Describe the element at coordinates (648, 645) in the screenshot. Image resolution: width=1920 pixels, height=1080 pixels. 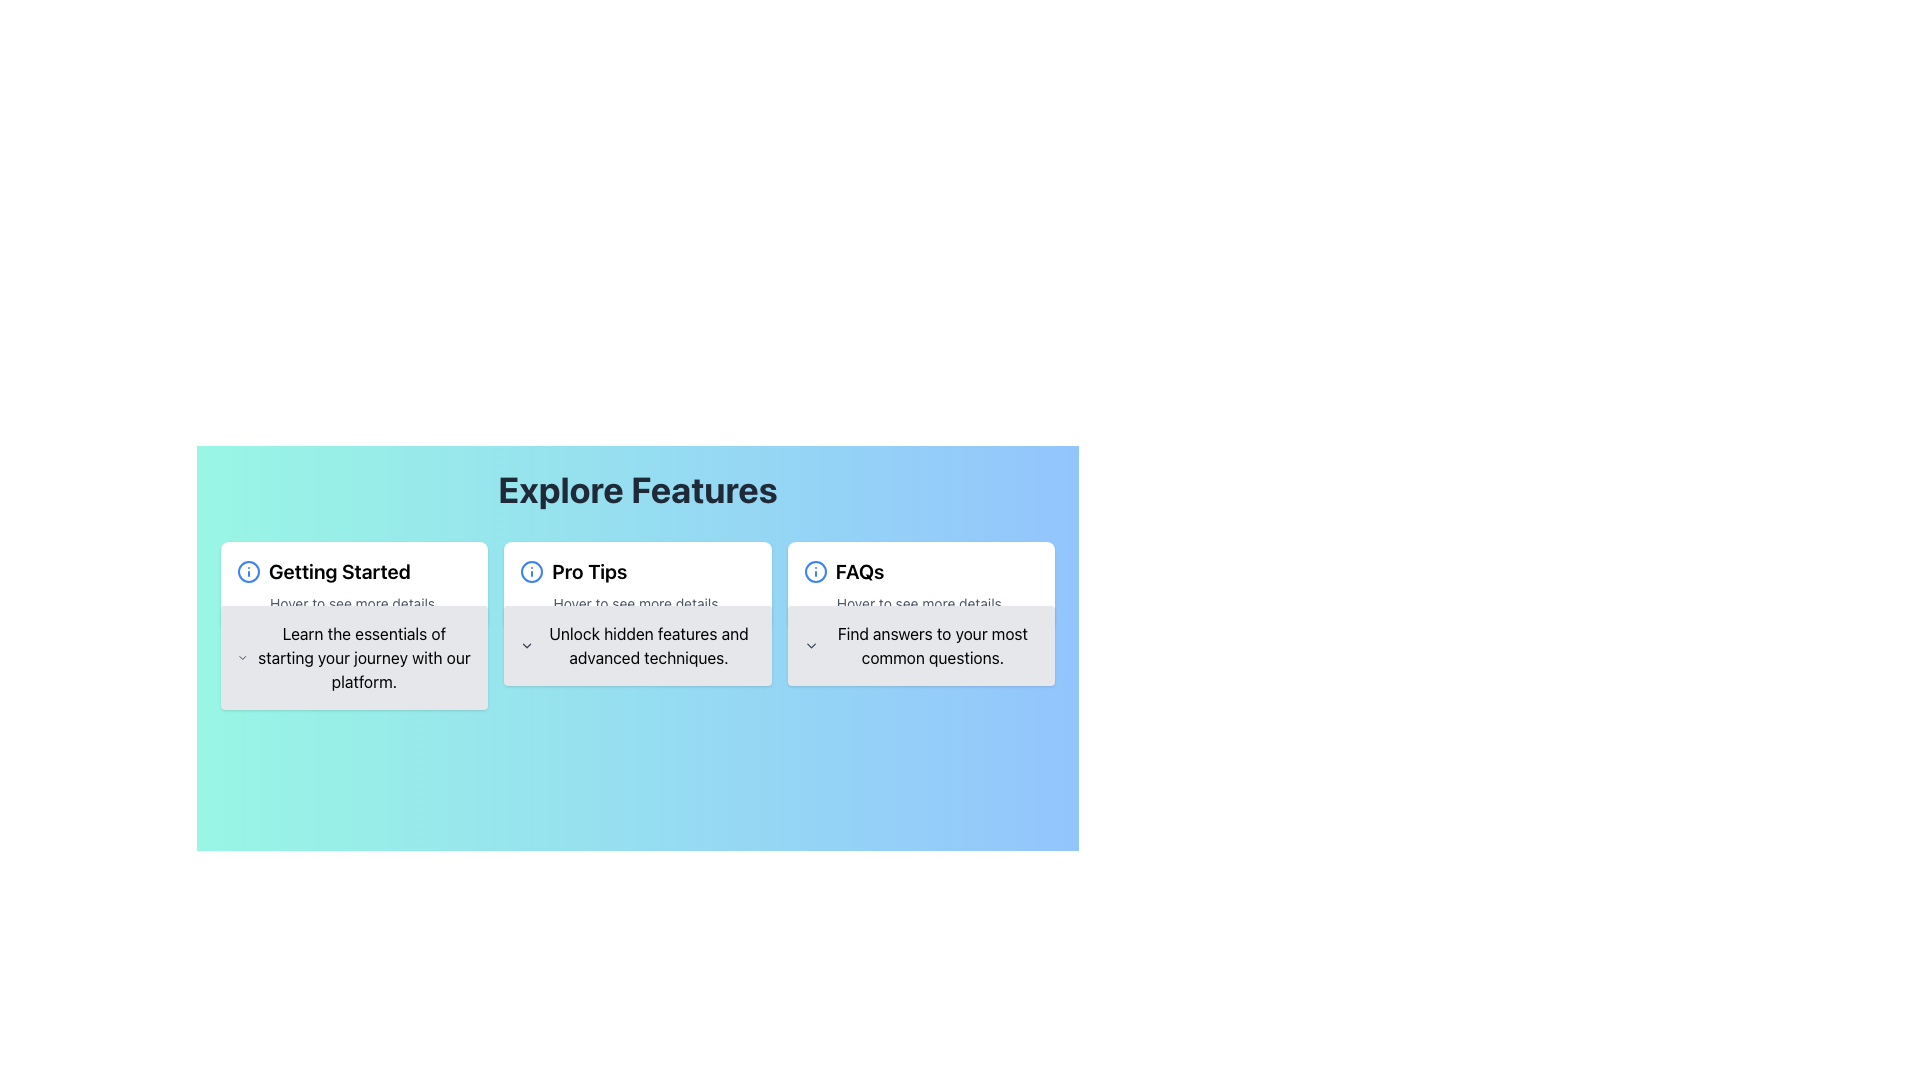
I see `the text snippet that reads 'Unlock hidden features and advanced techniques.' located within the 'Pro Tips' card` at that location.